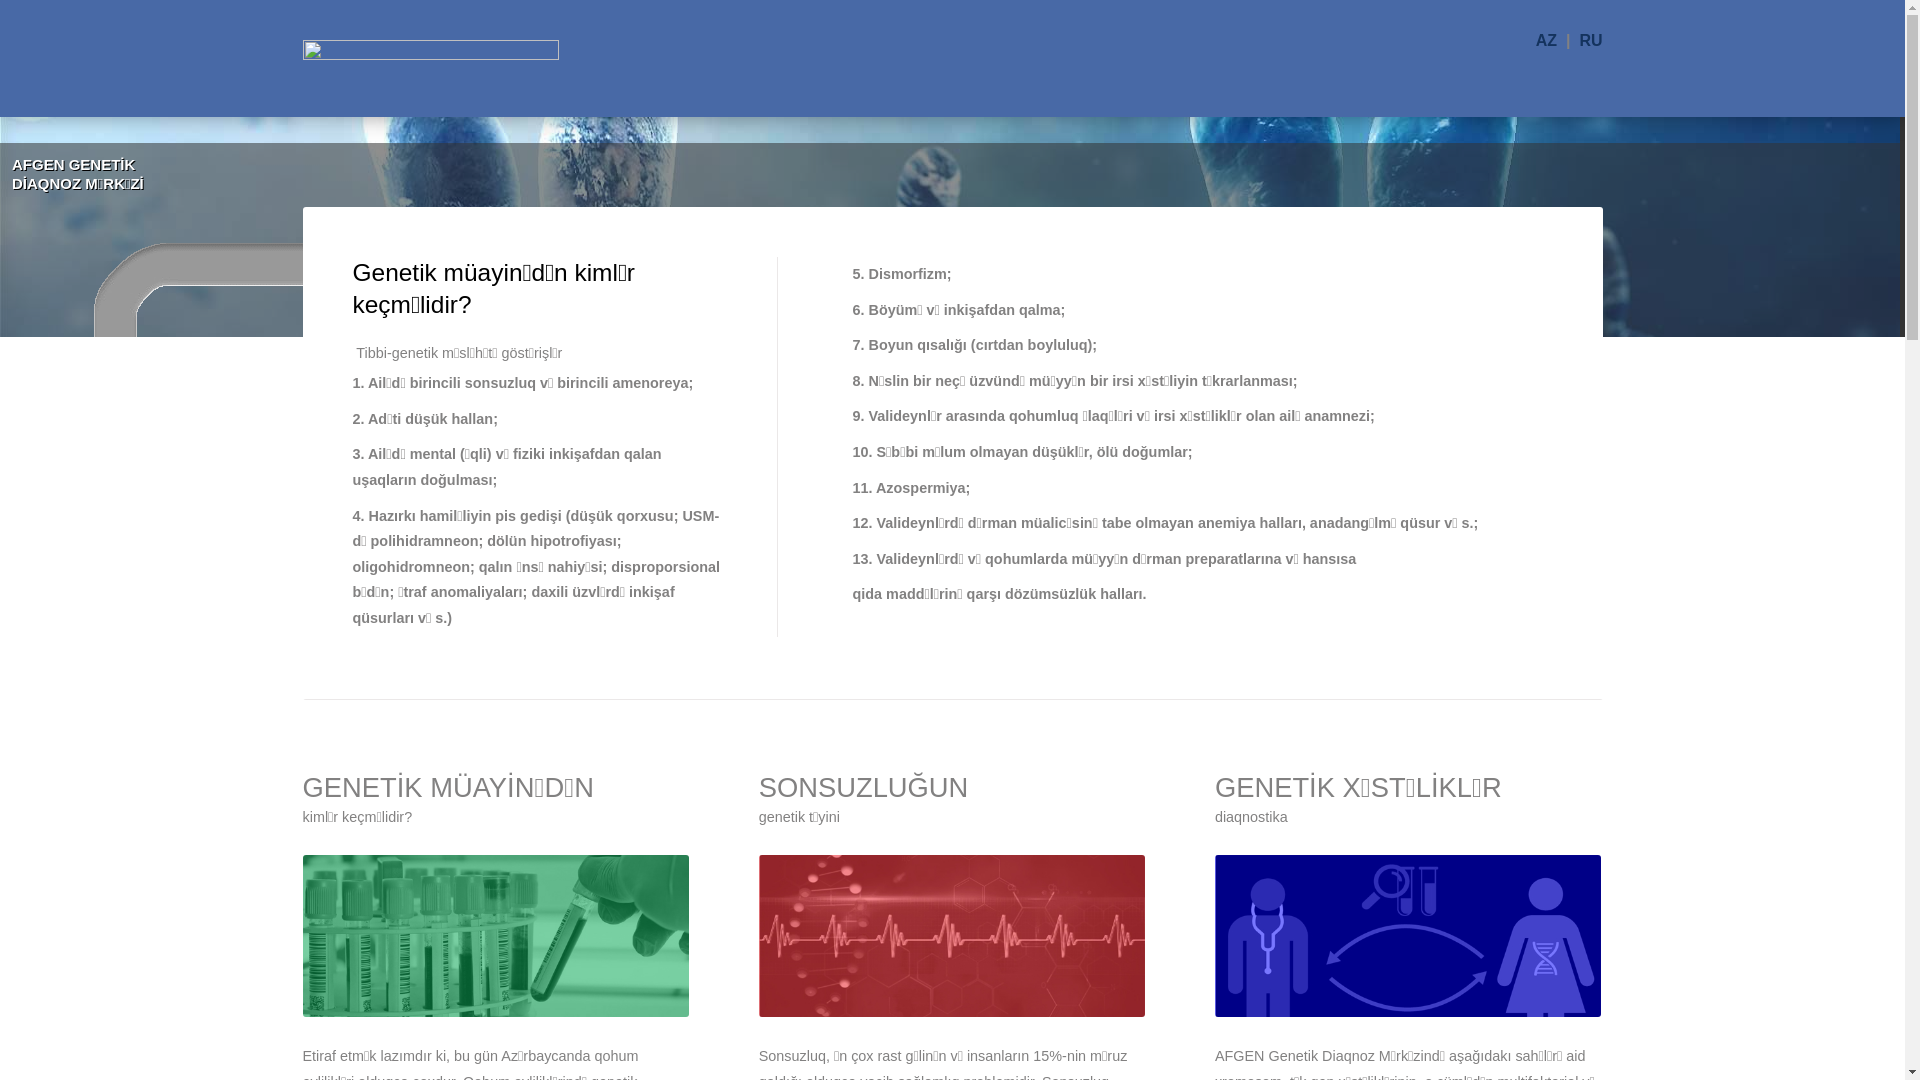  Describe the element at coordinates (1549, 40) in the screenshot. I see `'AZ '` at that location.